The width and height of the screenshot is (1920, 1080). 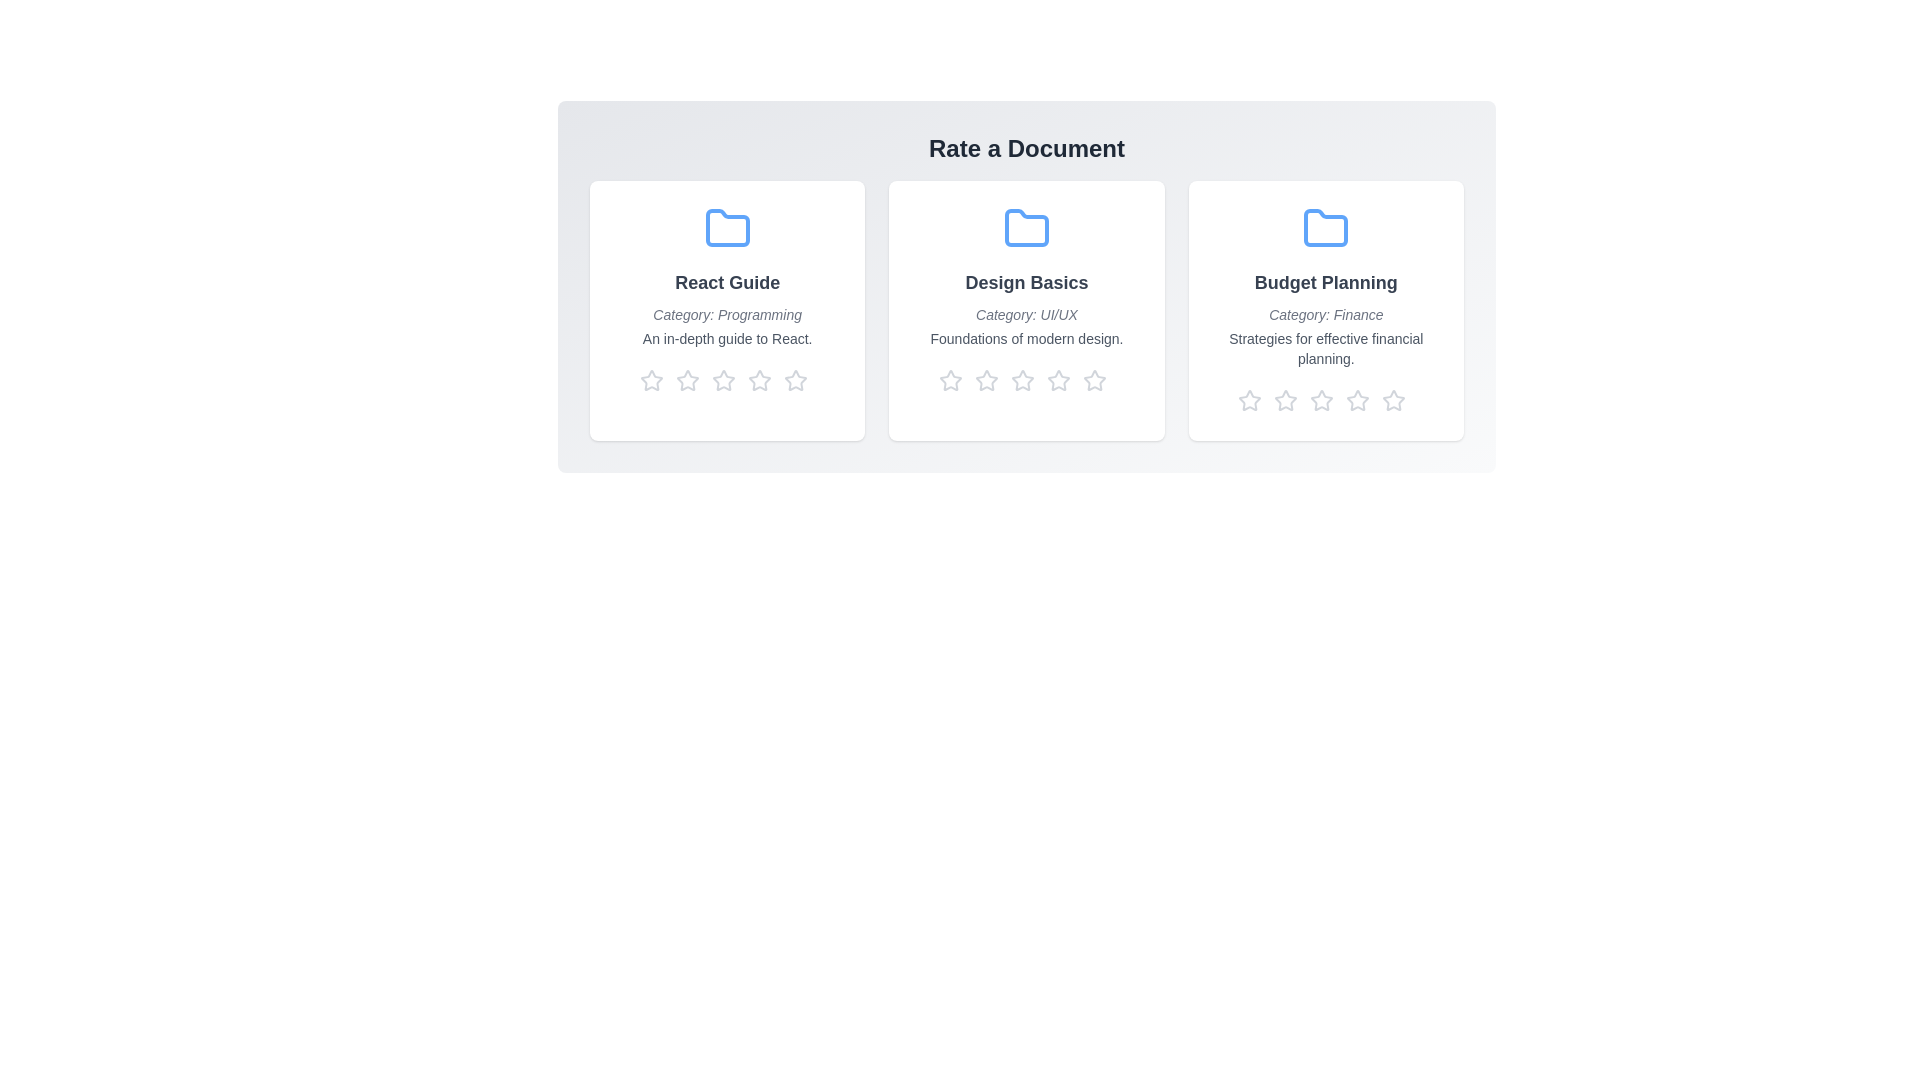 What do you see at coordinates (797, 381) in the screenshot?
I see `the star corresponding to 5 stars to preview the rating` at bounding box center [797, 381].